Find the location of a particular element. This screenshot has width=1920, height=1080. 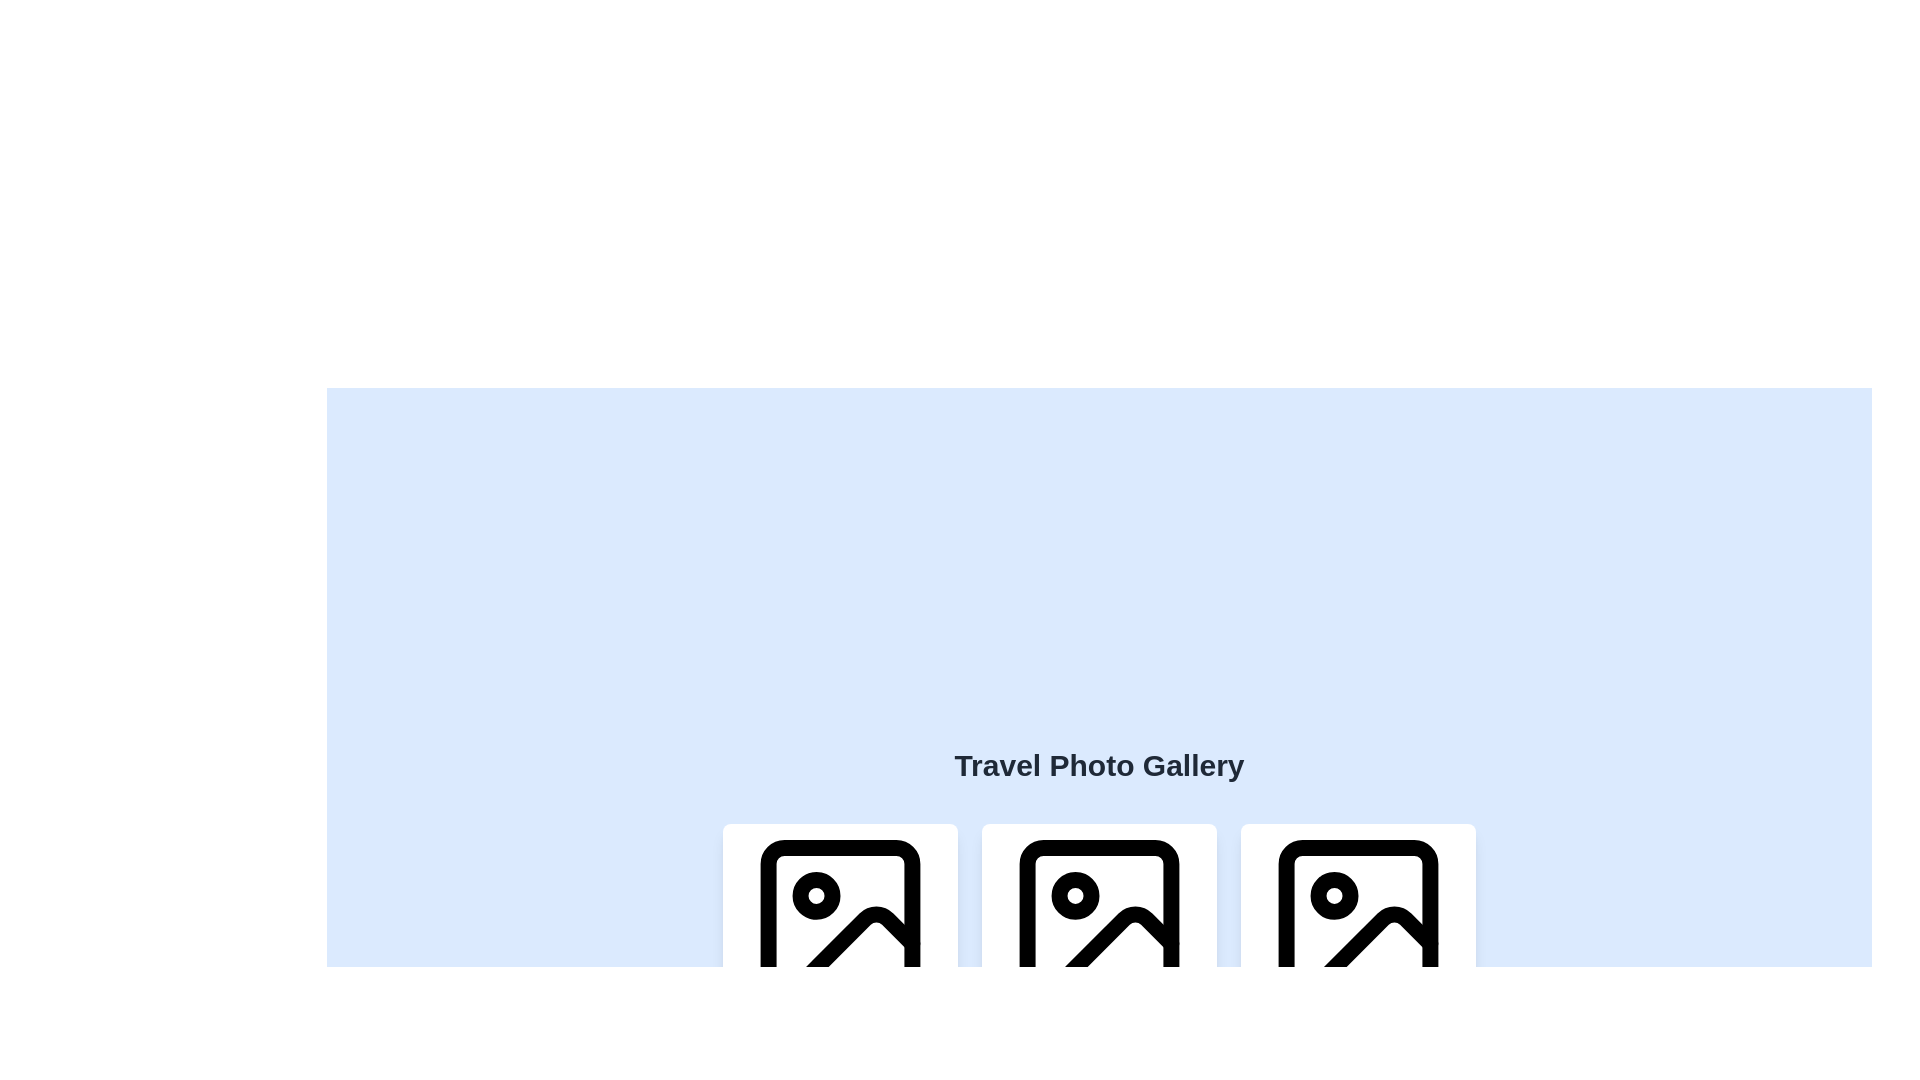

the image placeholder icon located in the second icon from the left beneath the 'Travel Photo Gallery' title to focus on the containing element is located at coordinates (1098, 920).